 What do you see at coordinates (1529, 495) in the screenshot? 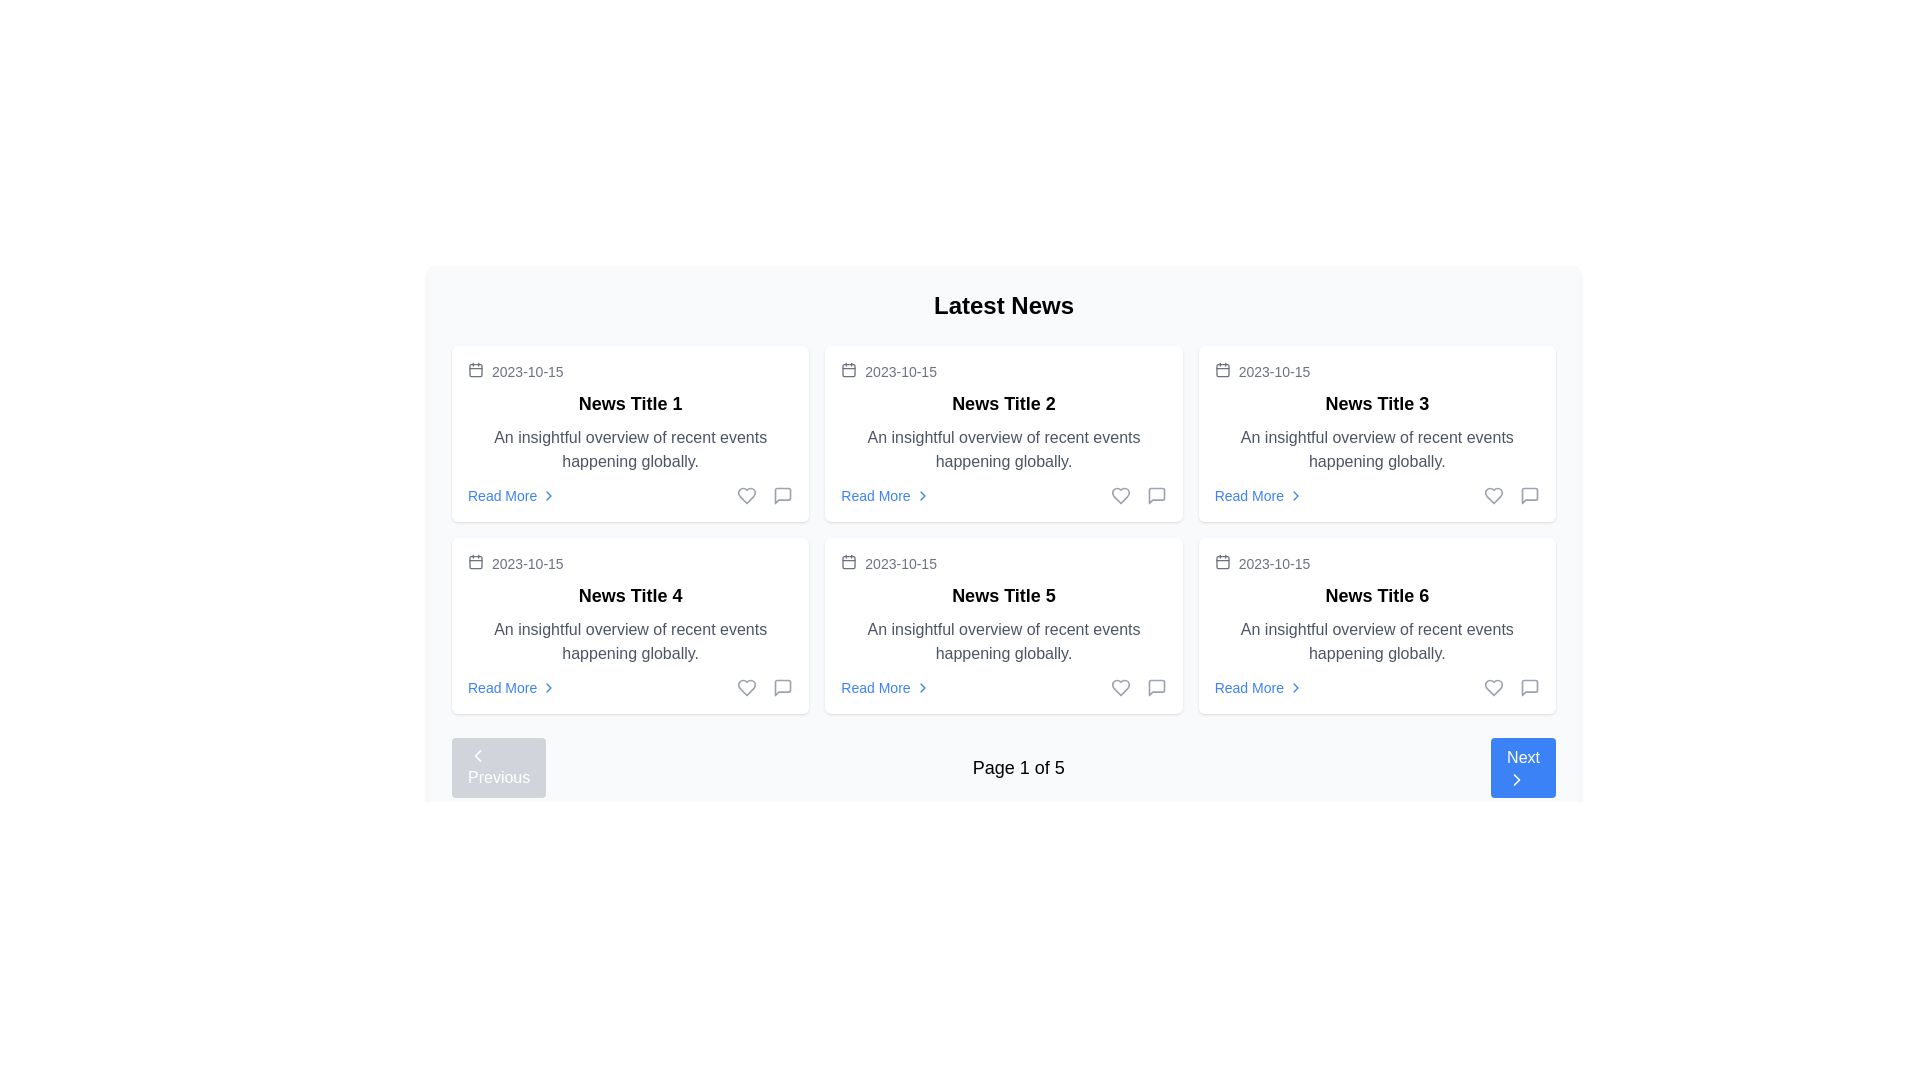
I see `the comment icon located in the bottom-right corner of the third news card, which resembles a speech bubble and allows users` at bounding box center [1529, 495].